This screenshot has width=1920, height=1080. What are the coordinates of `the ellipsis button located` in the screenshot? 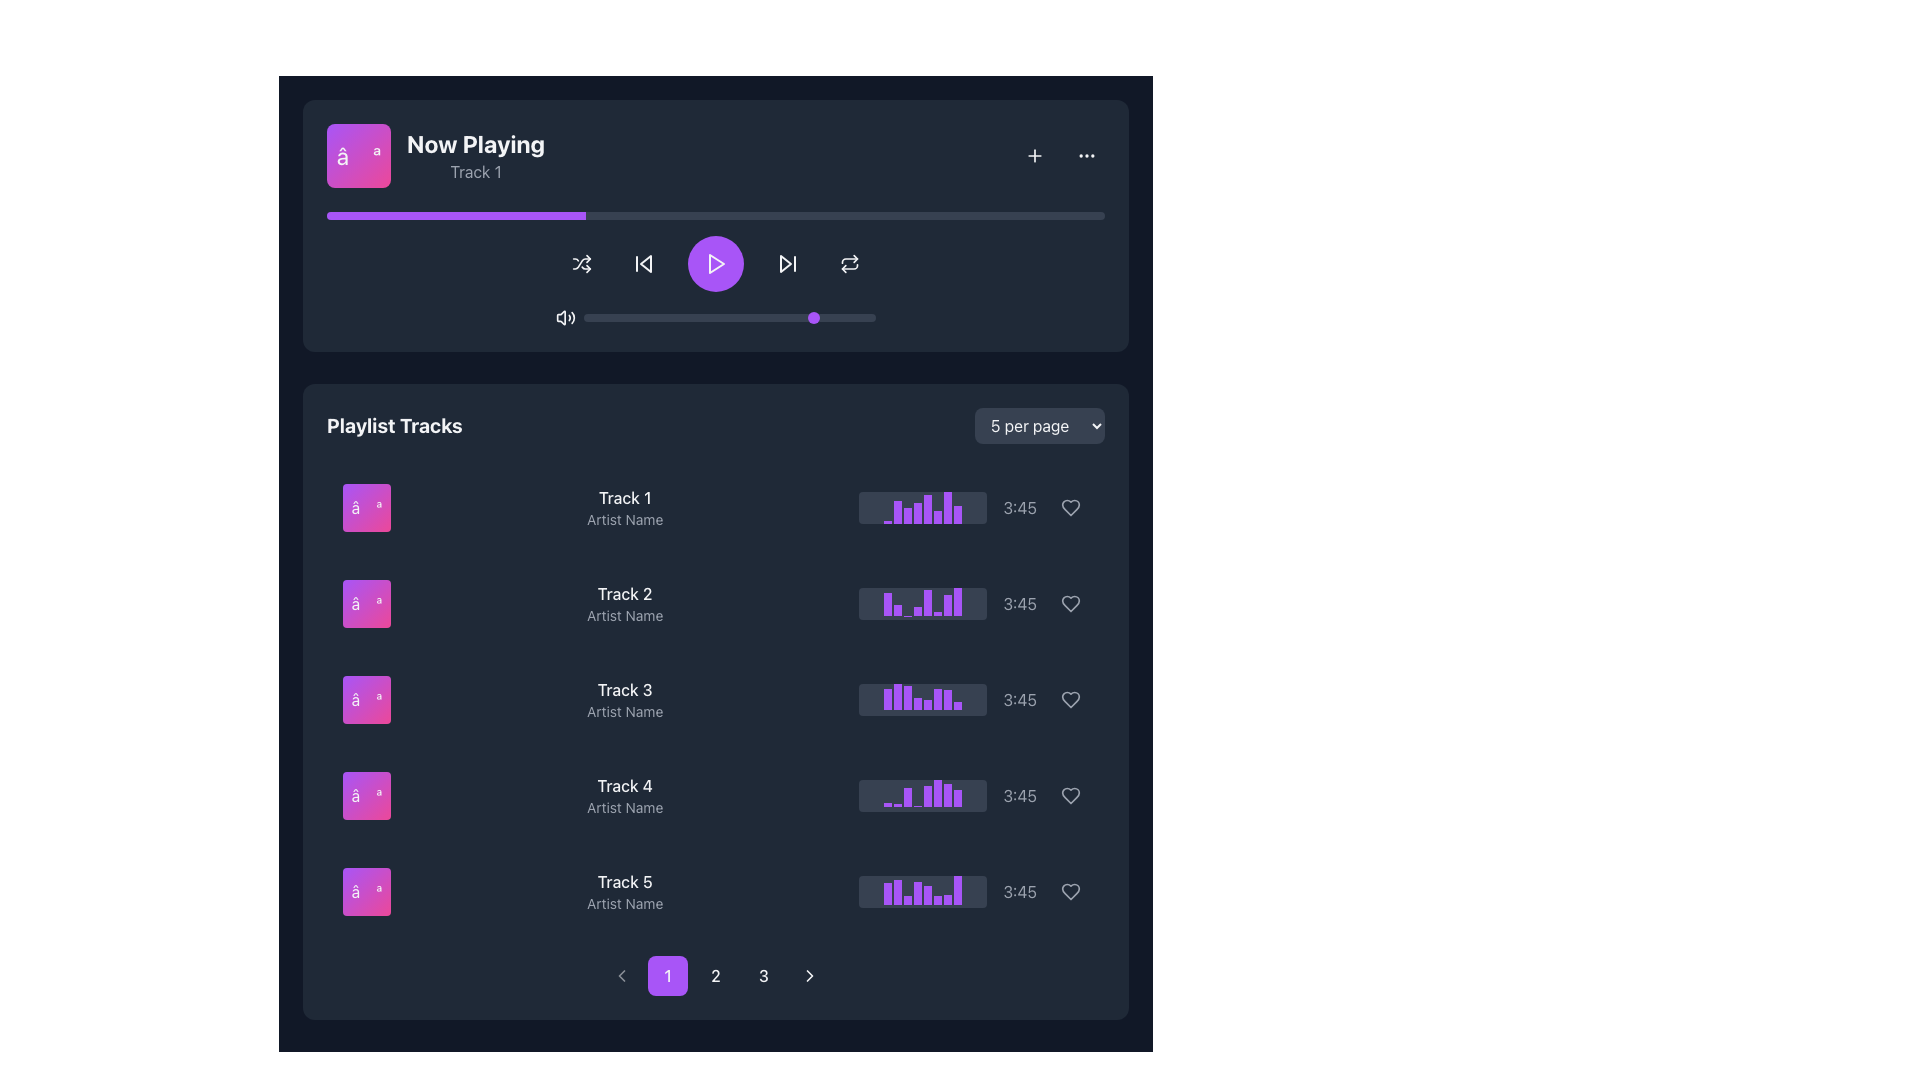 It's located at (1085, 154).